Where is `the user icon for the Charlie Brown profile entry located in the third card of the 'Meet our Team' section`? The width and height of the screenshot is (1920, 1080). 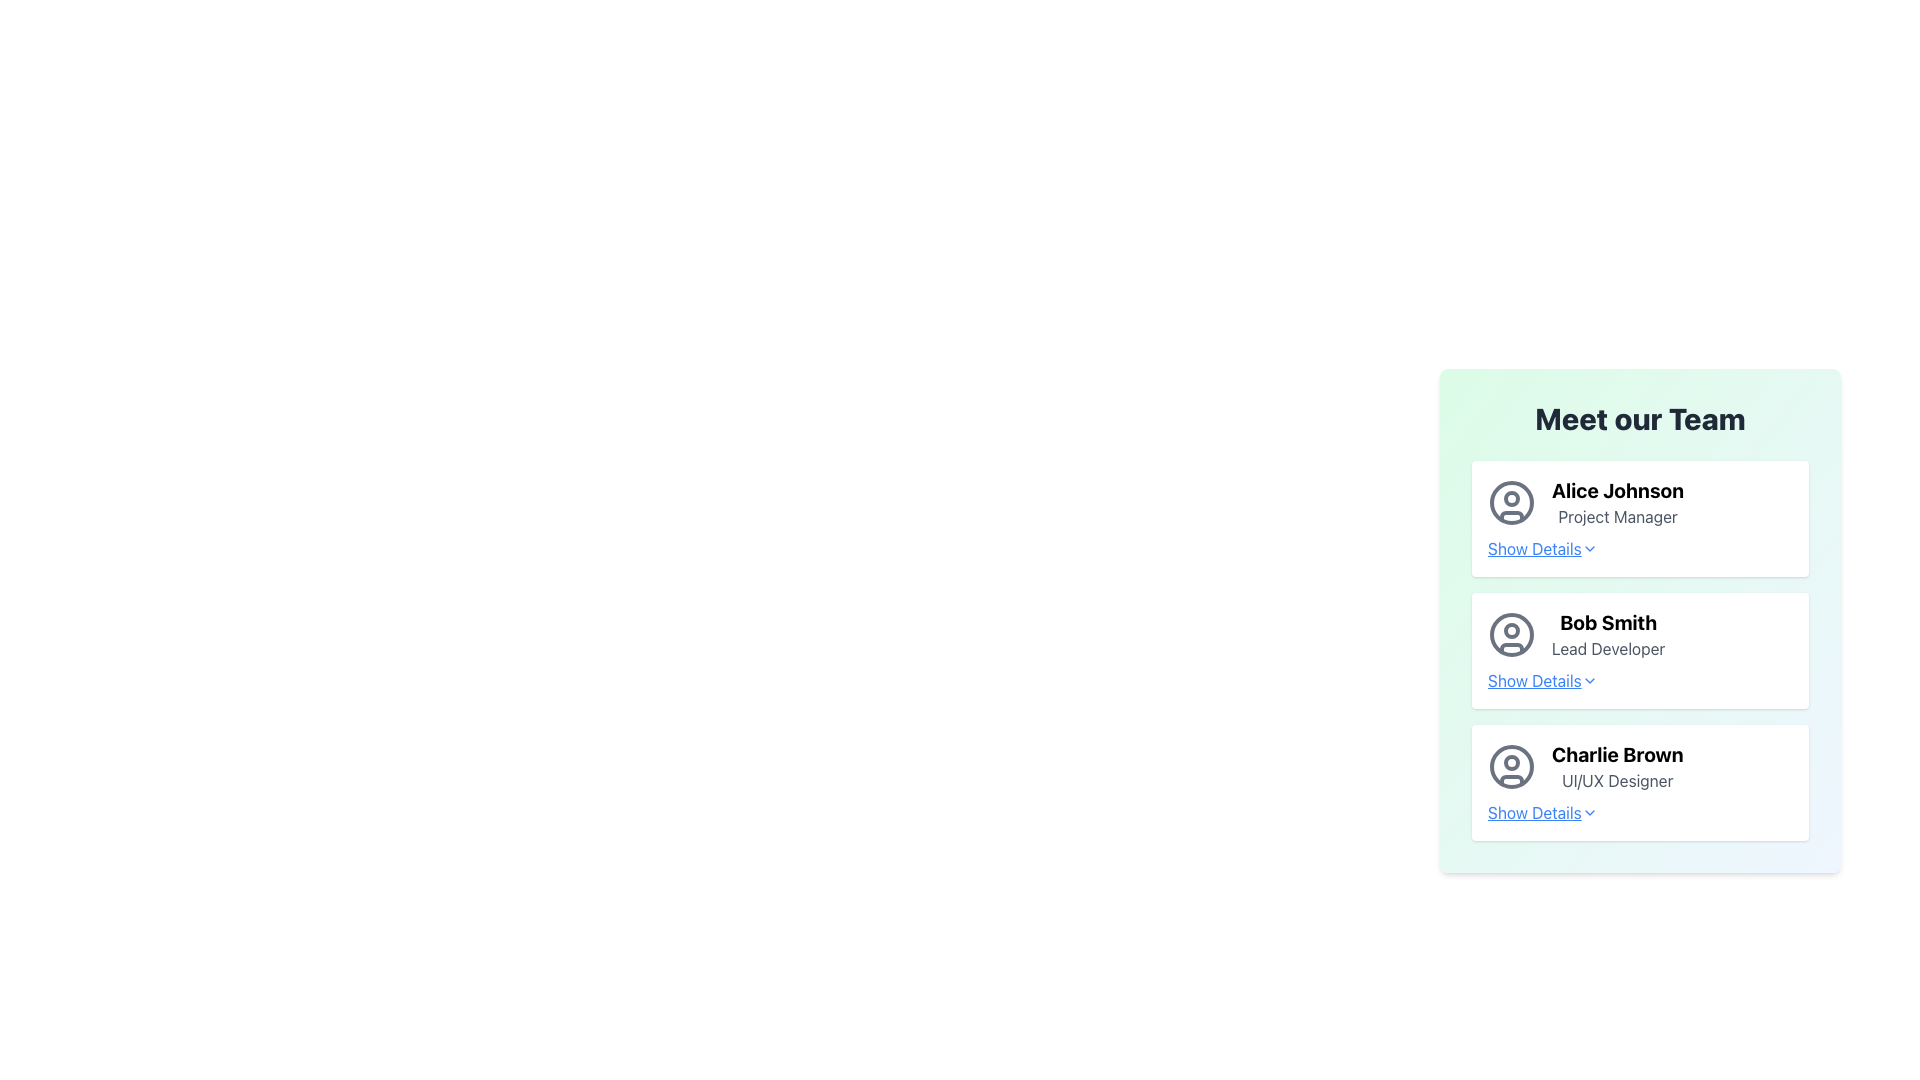 the user icon for the Charlie Brown profile entry located in the third card of the 'Meet our Team' section is located at coordinates (1512, 766).